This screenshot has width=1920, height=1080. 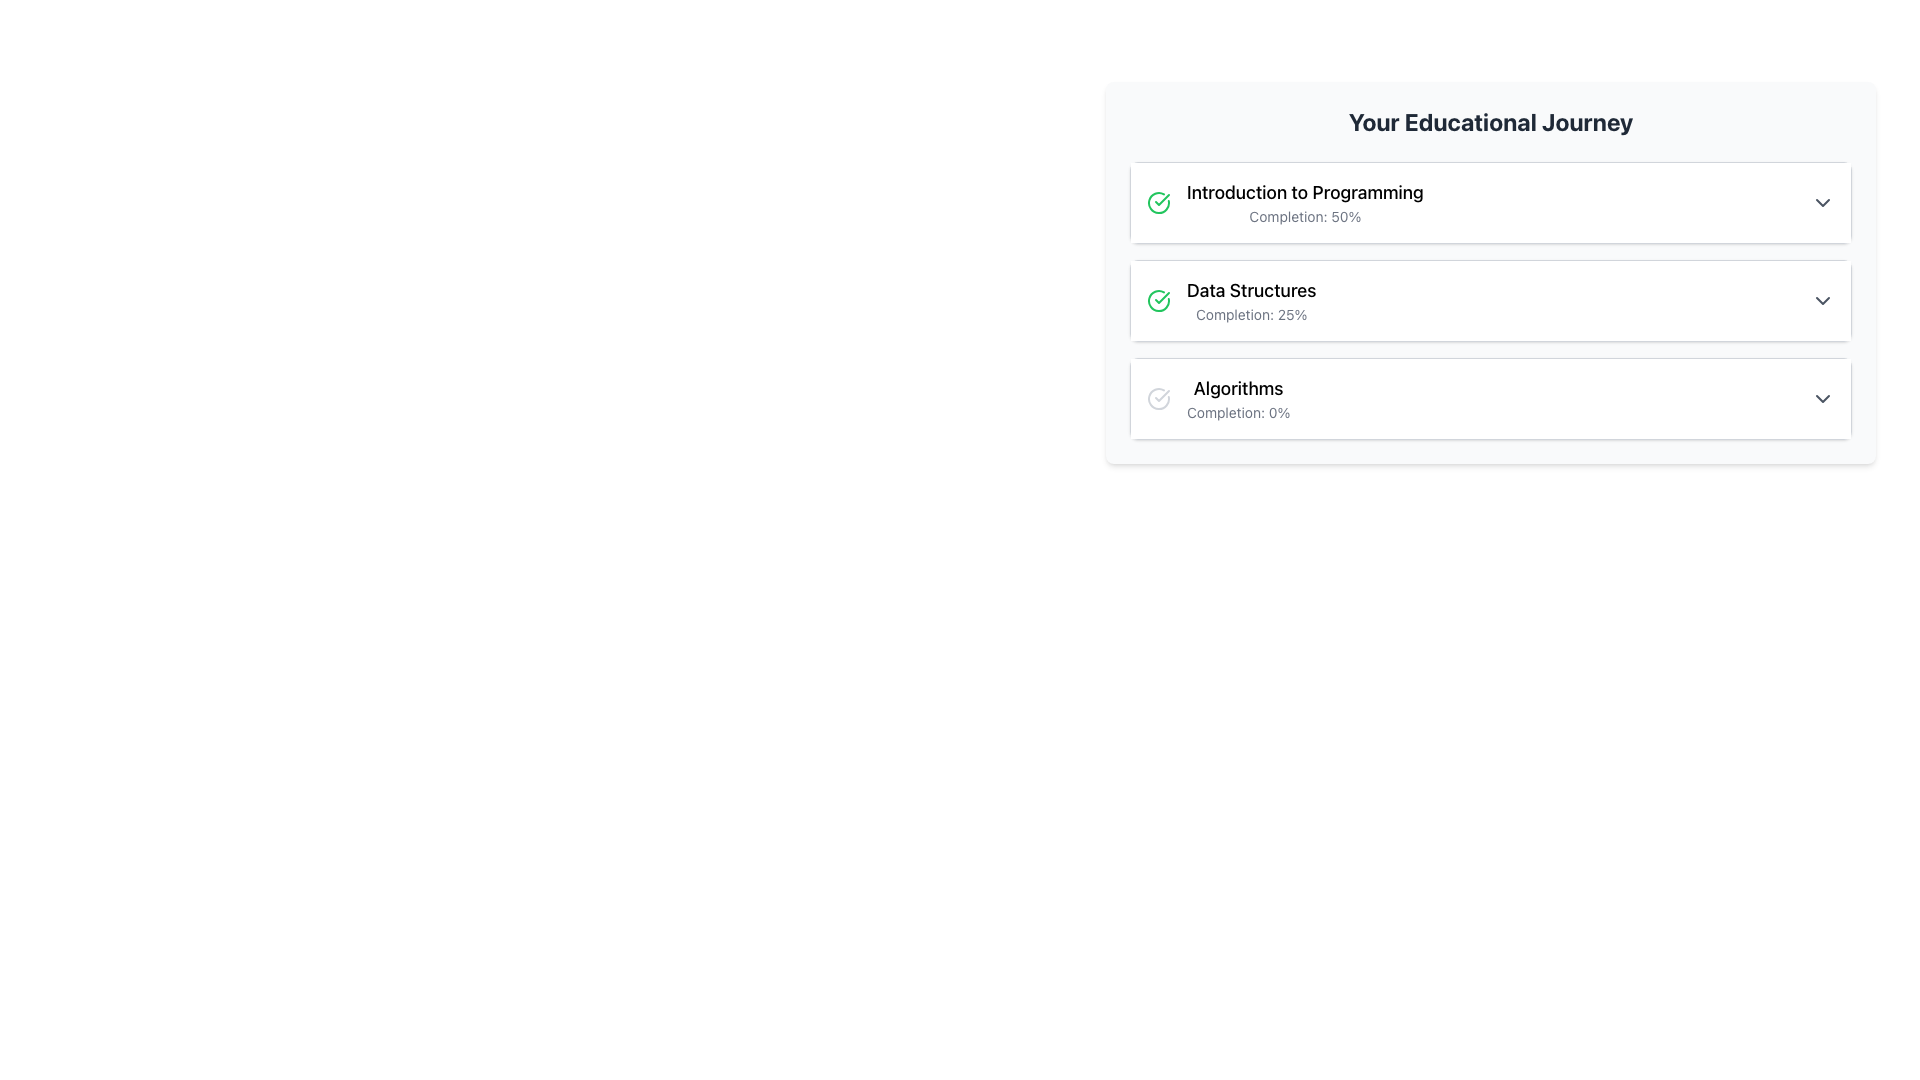 What do you see at coordinates (1237, 389) in the screenshot?
I see `the text label displaying 'Algorithms' which is styled in large, bold font, located in the 'Your Educational Journey' section` at bounding box center [1237, 389].